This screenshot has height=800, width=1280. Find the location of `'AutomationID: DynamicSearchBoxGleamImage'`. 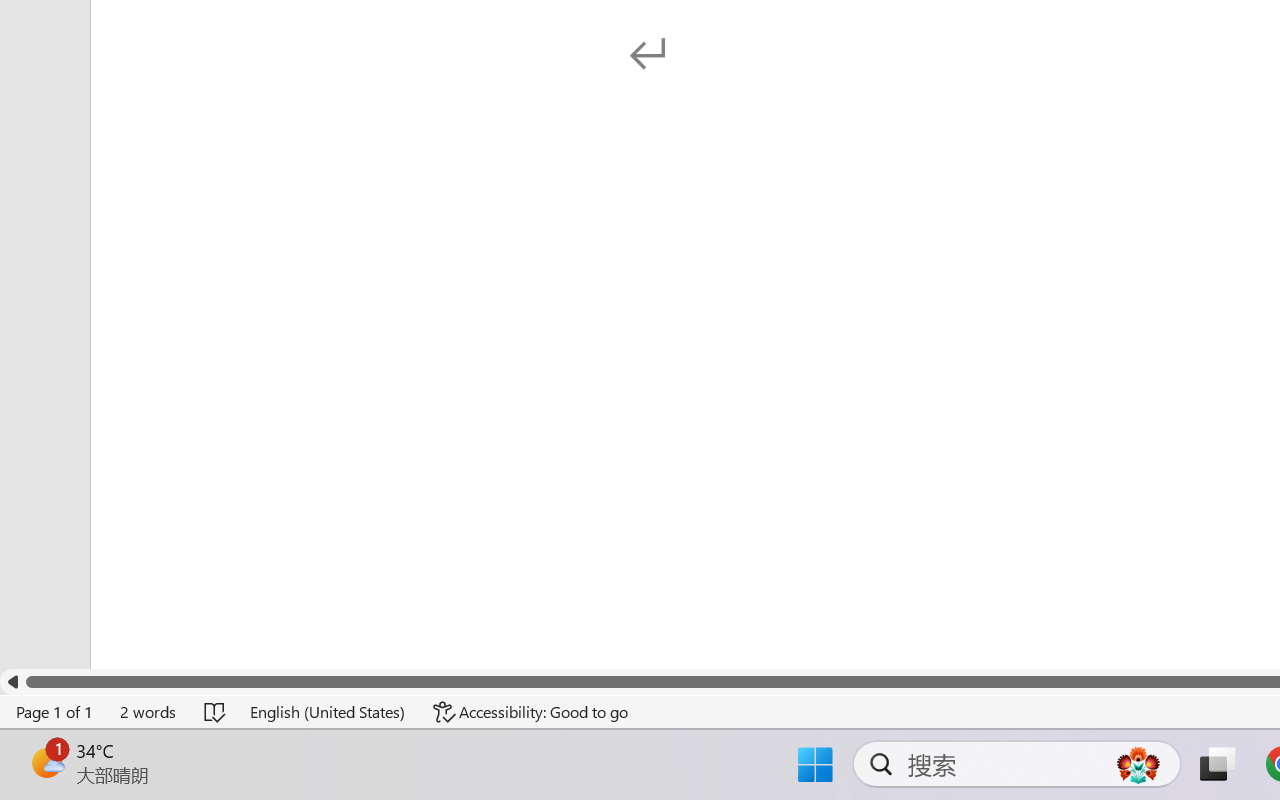

'AutomationID: DynamicSearchBoxGleamImage' is located at coordinates (1138, 764).